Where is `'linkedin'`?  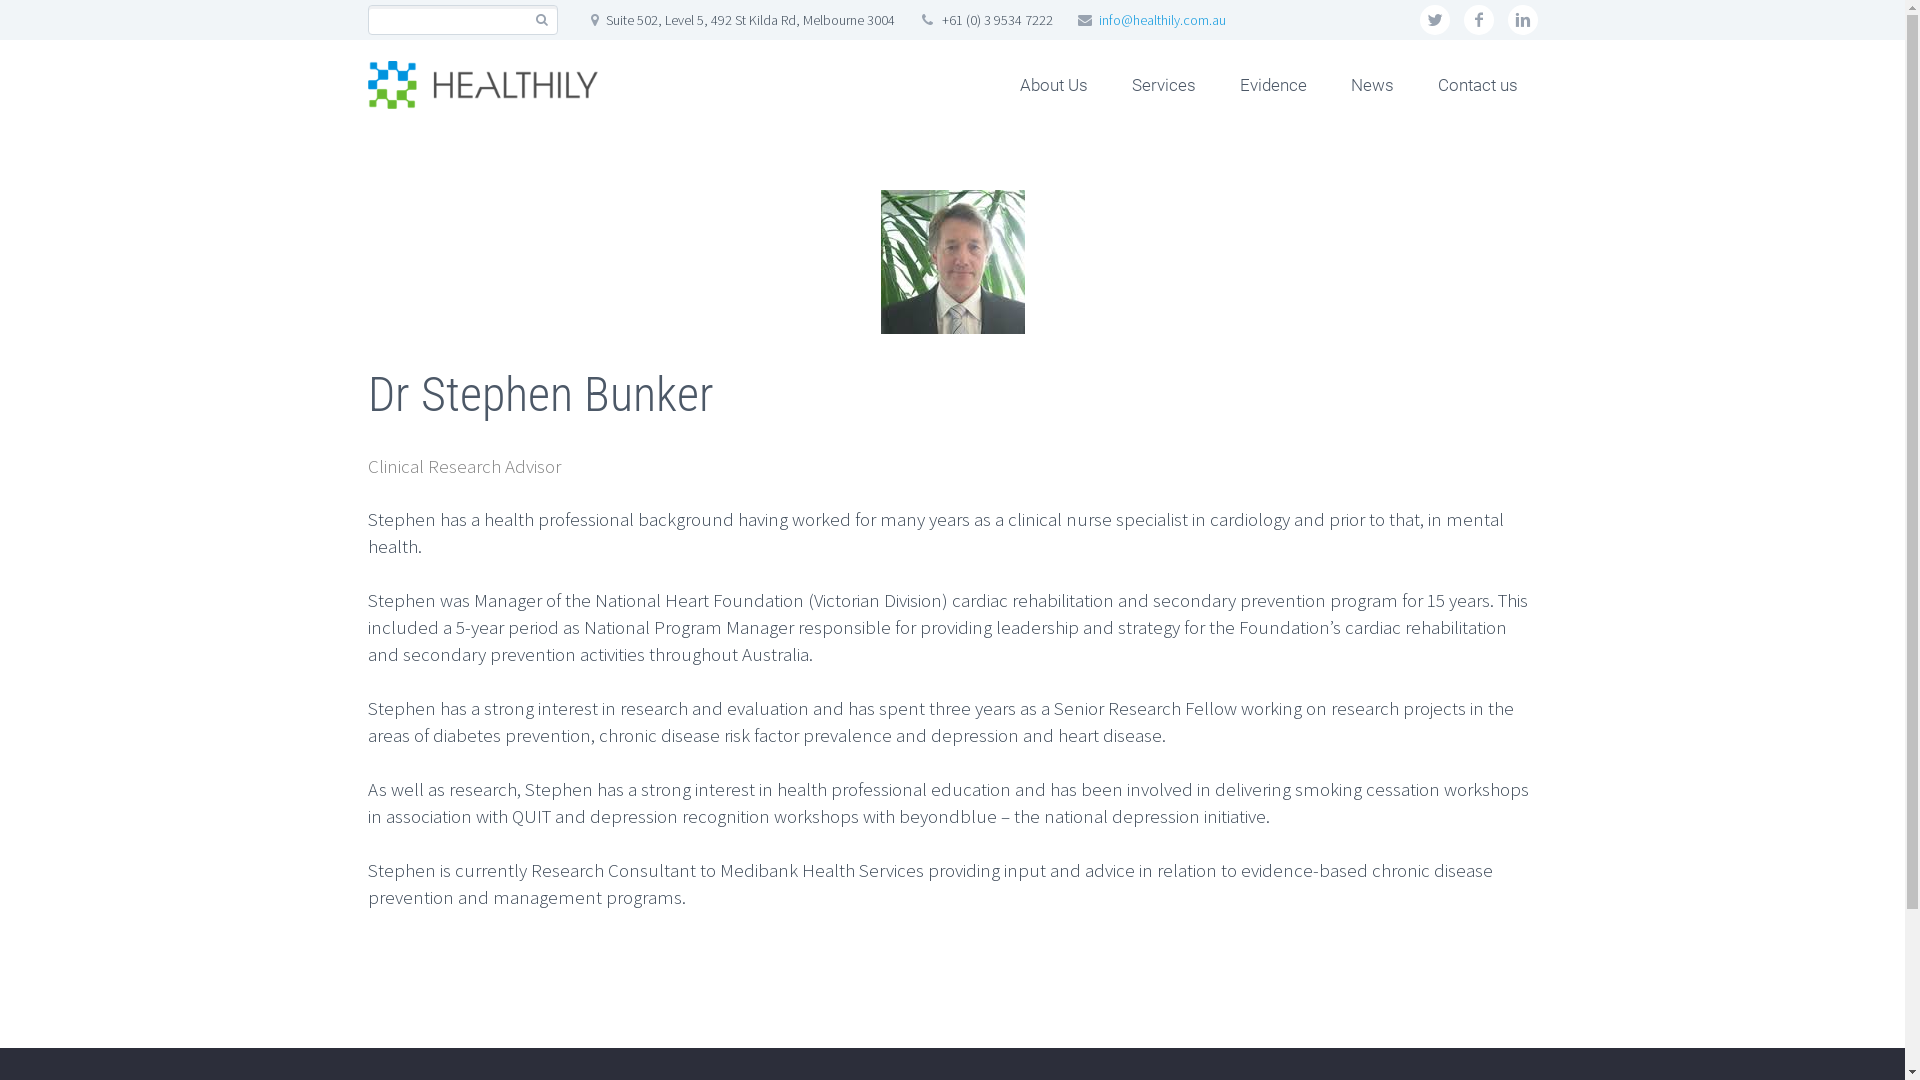
'linkedin' is located at coordinates (1521, 19).